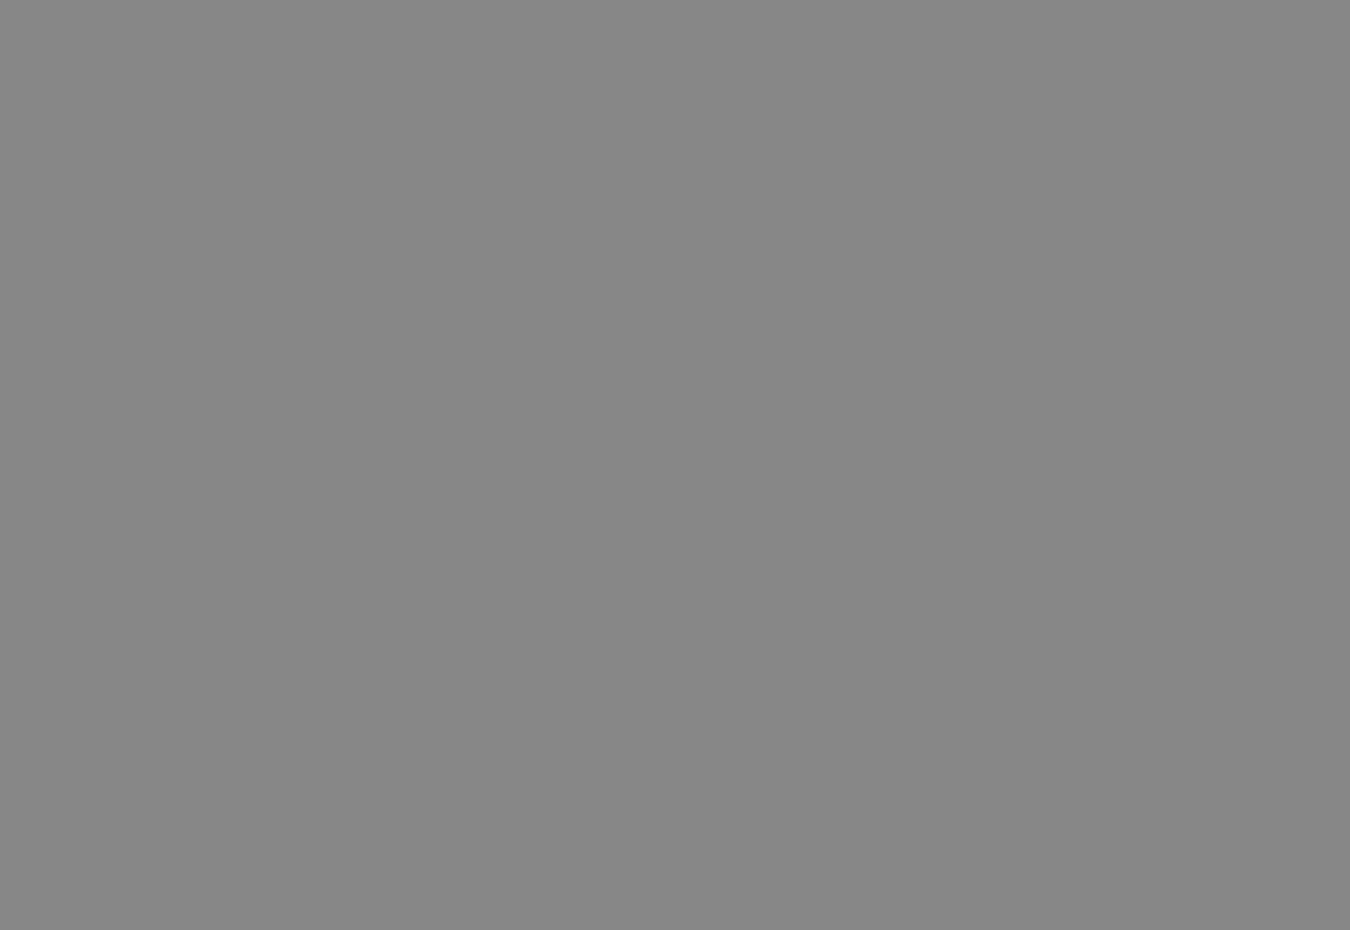 Image resolution: width=1350 pixels, height=930 pixels. I want to click on '(293 KB)', so click(904, 442).